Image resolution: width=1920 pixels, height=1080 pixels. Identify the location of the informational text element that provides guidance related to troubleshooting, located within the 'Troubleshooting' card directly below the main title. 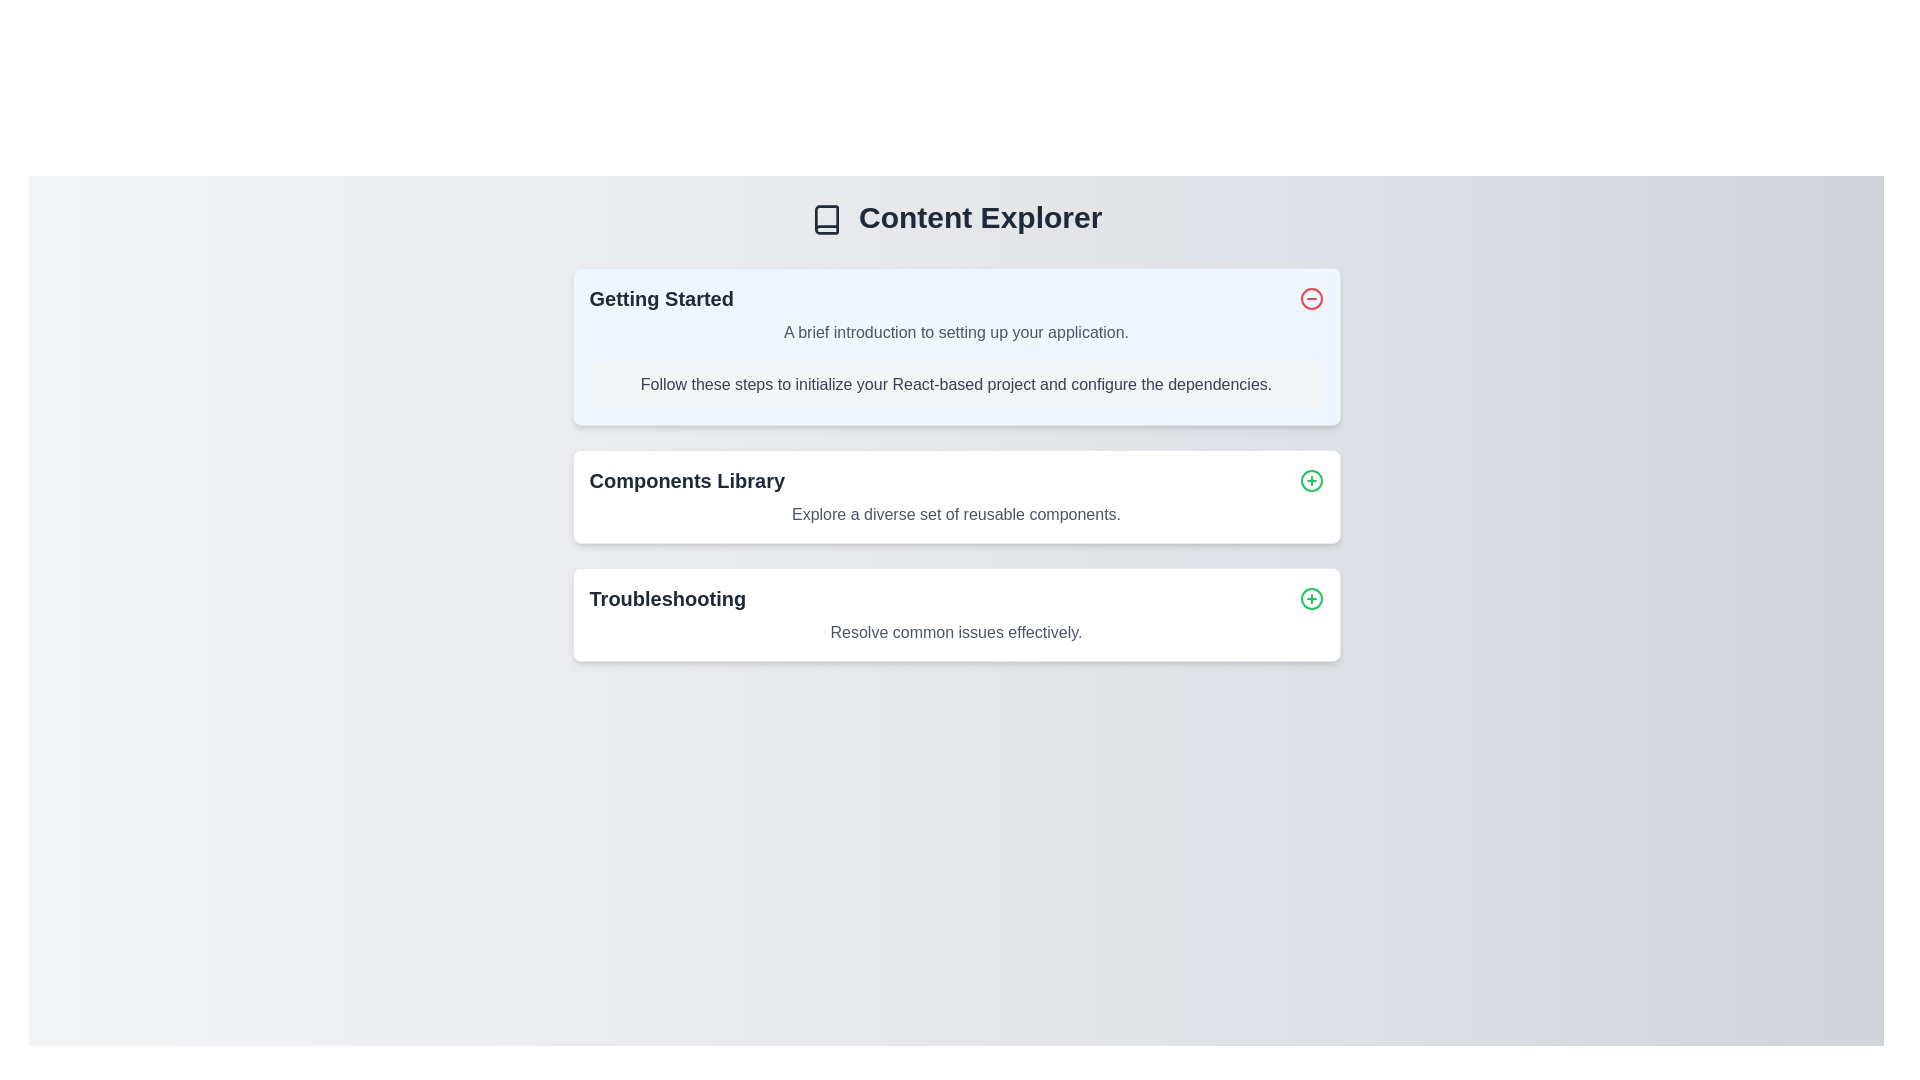
(955, 633).